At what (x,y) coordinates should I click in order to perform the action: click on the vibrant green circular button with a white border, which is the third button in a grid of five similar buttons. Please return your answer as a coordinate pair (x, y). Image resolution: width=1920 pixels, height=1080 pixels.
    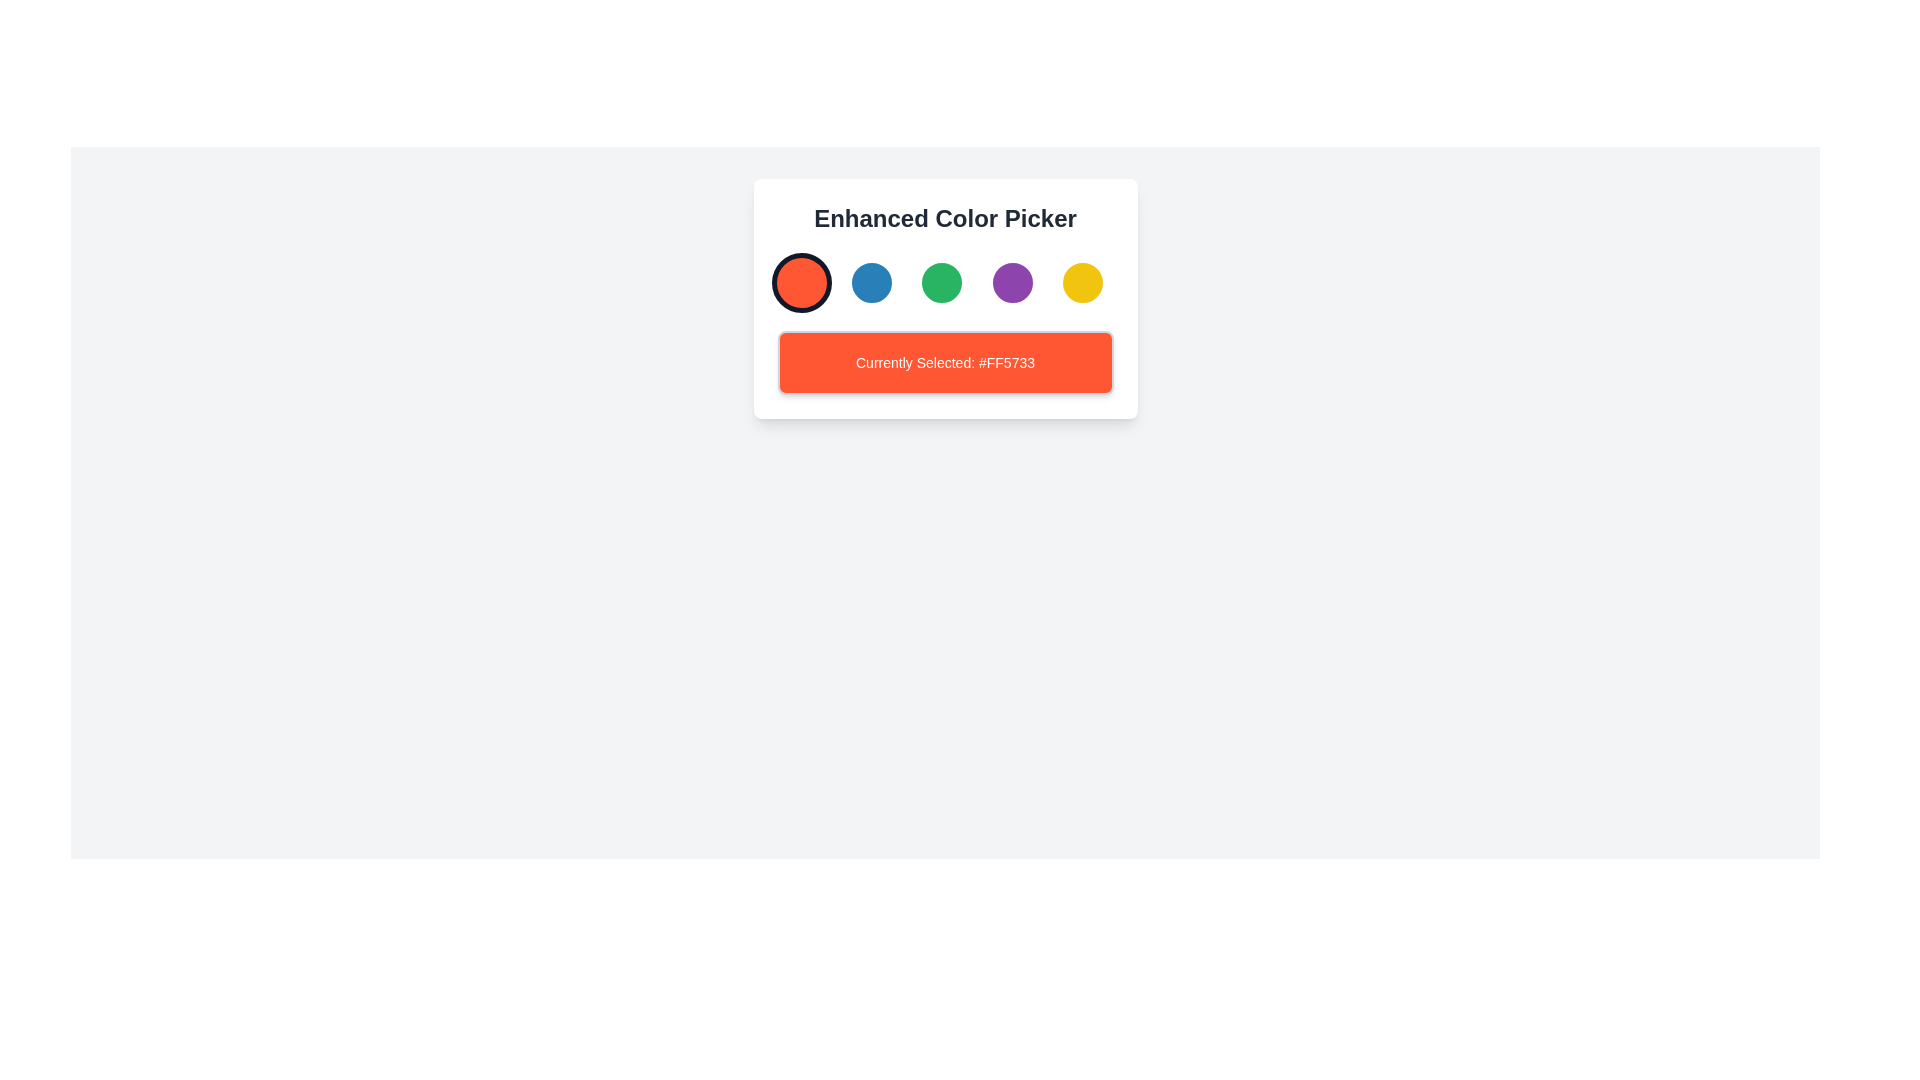
    Looking at the image, I should click on (940, 282).